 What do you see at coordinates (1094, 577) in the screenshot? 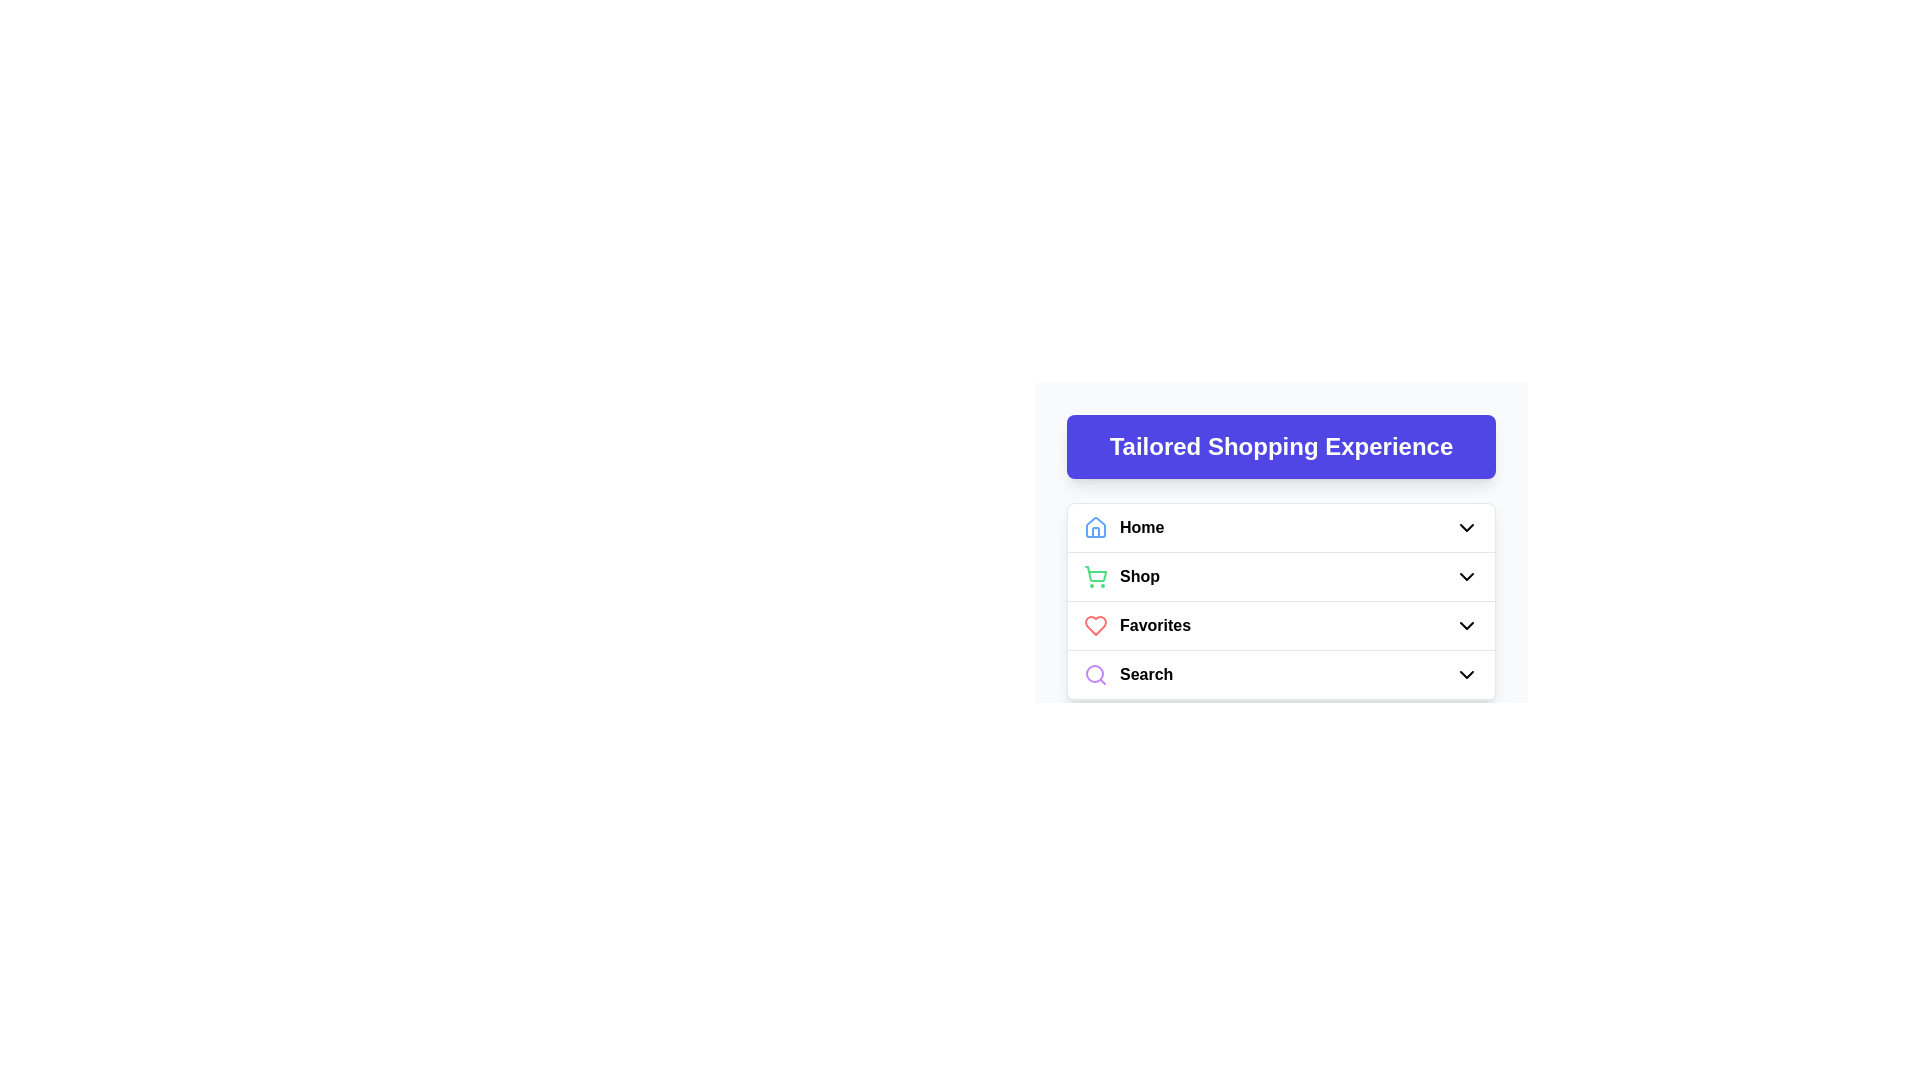
I see `the green shopping cart icon located to the left of the 'Shop' text` at bounding box center [1094, 577].